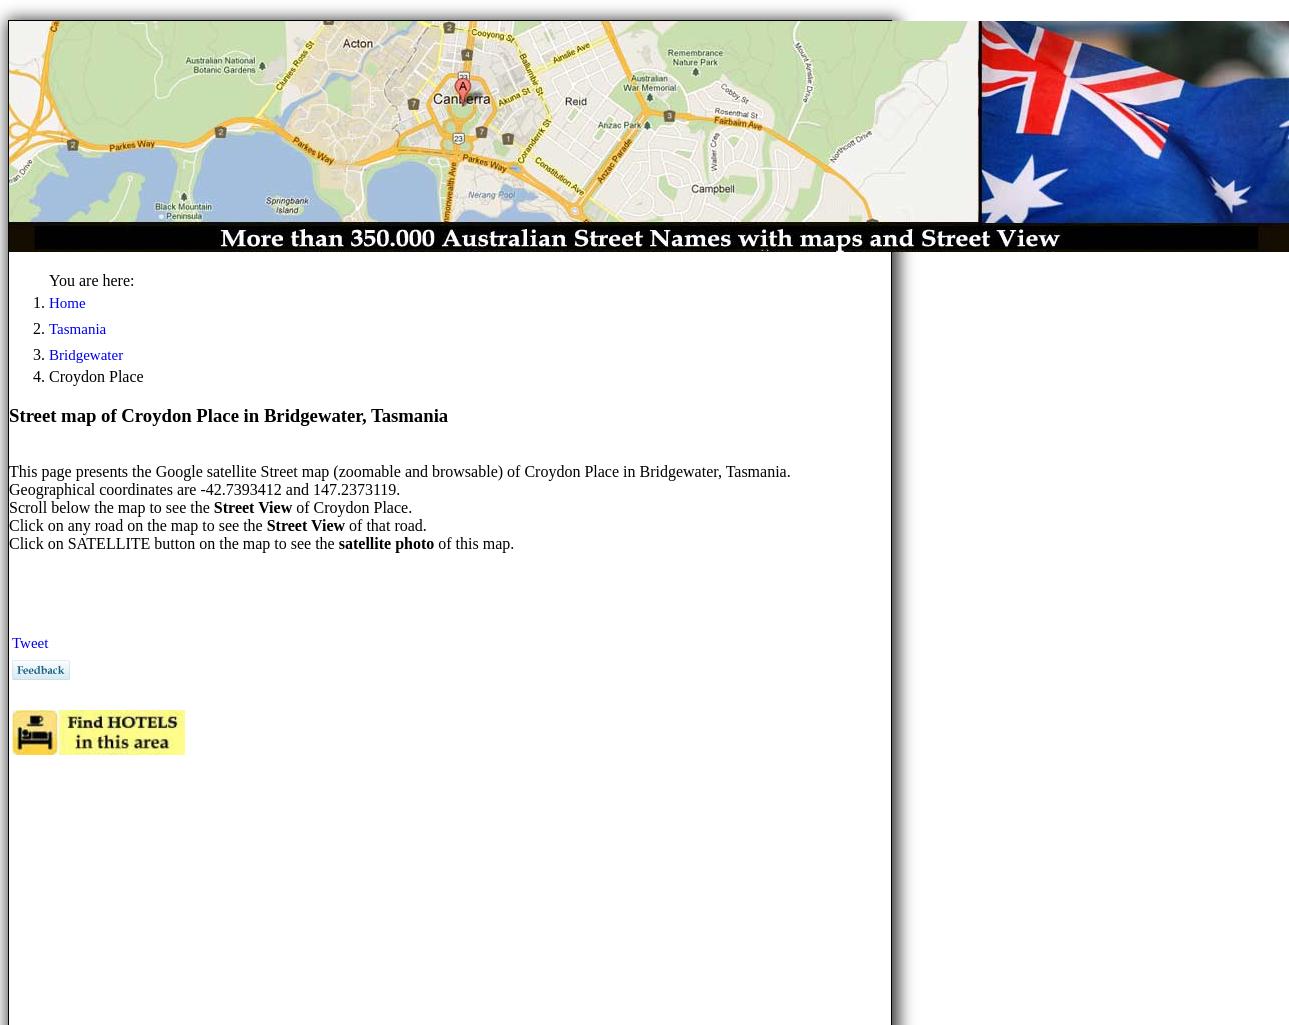 Image resolution: width=1289 pixels, height=1025 pixels. I want to click on 'Street map of Croydon Place in Bridgewater, Tasmania', so click(227, 414).